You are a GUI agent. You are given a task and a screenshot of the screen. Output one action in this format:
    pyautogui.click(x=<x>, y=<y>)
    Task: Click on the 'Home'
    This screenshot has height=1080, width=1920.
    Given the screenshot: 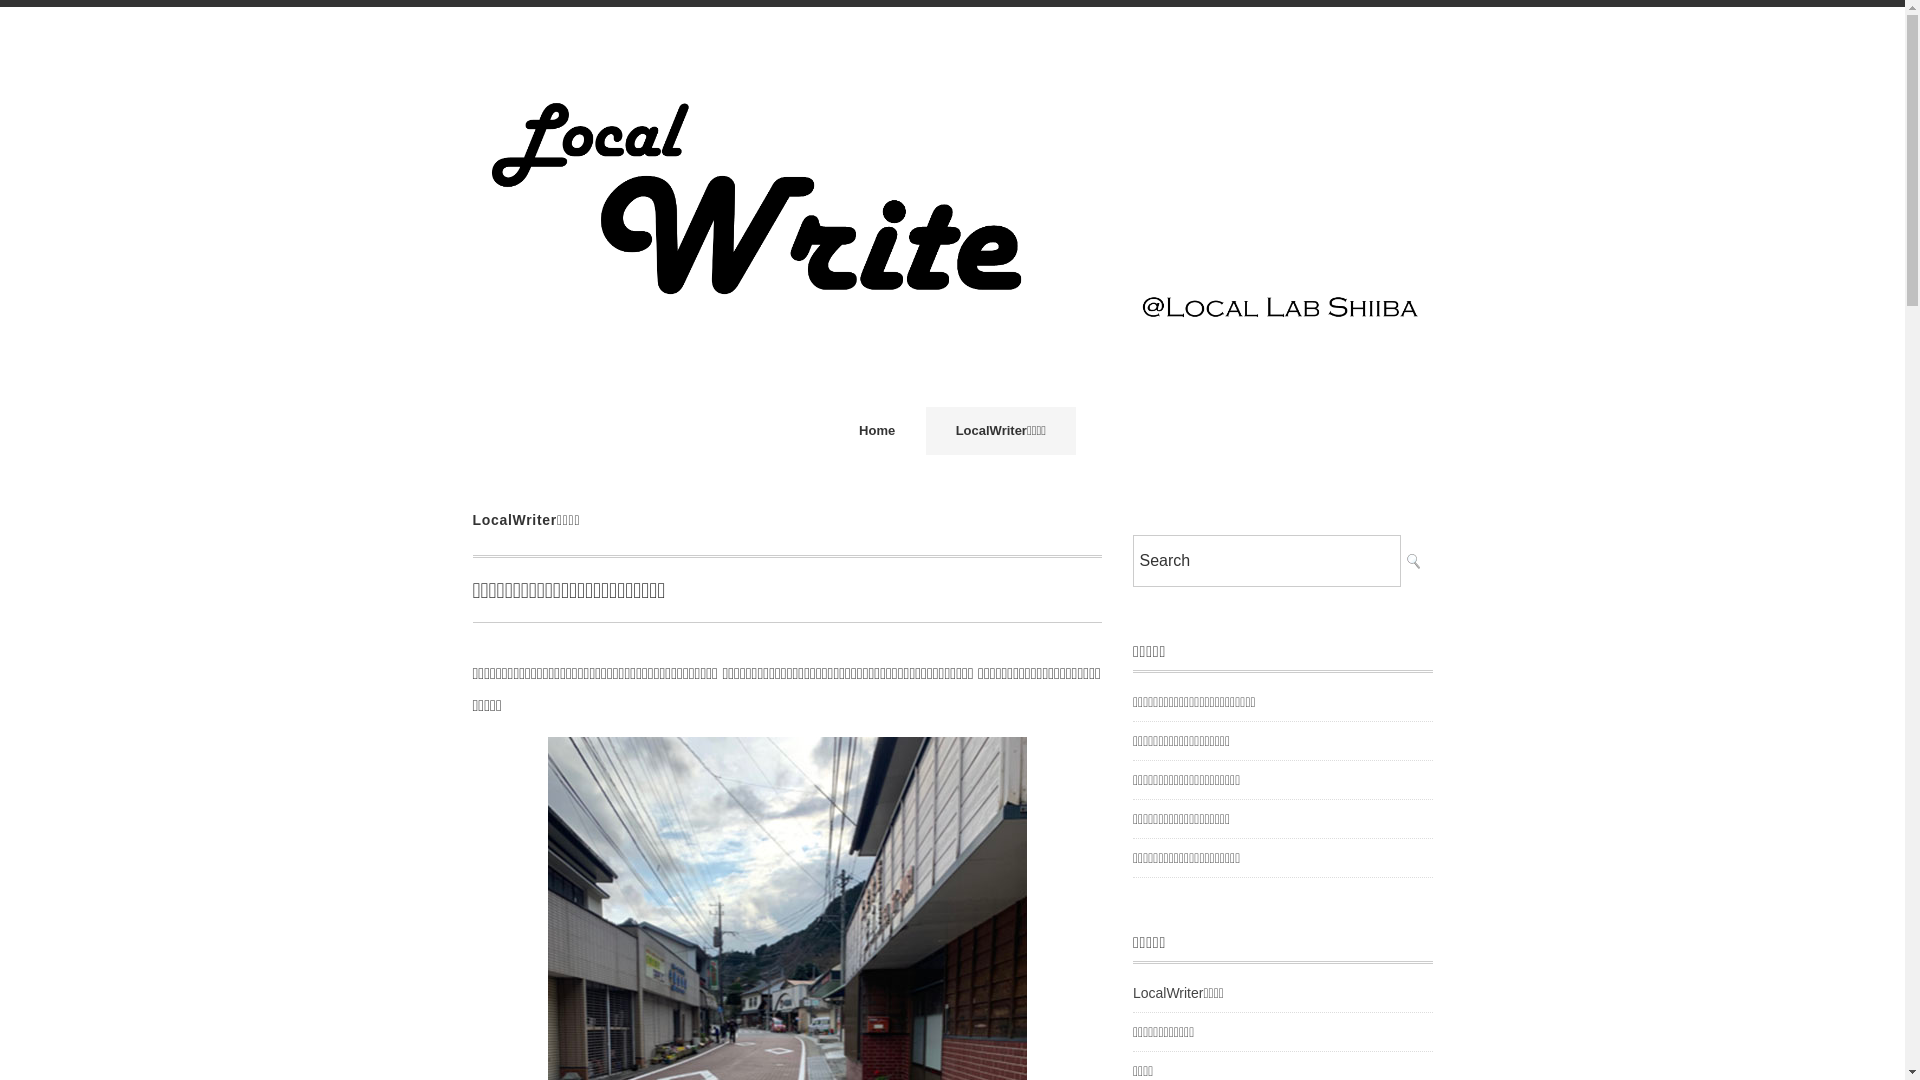 What is the action you would take?
    pyautogui.click(x=877, y=430)
    